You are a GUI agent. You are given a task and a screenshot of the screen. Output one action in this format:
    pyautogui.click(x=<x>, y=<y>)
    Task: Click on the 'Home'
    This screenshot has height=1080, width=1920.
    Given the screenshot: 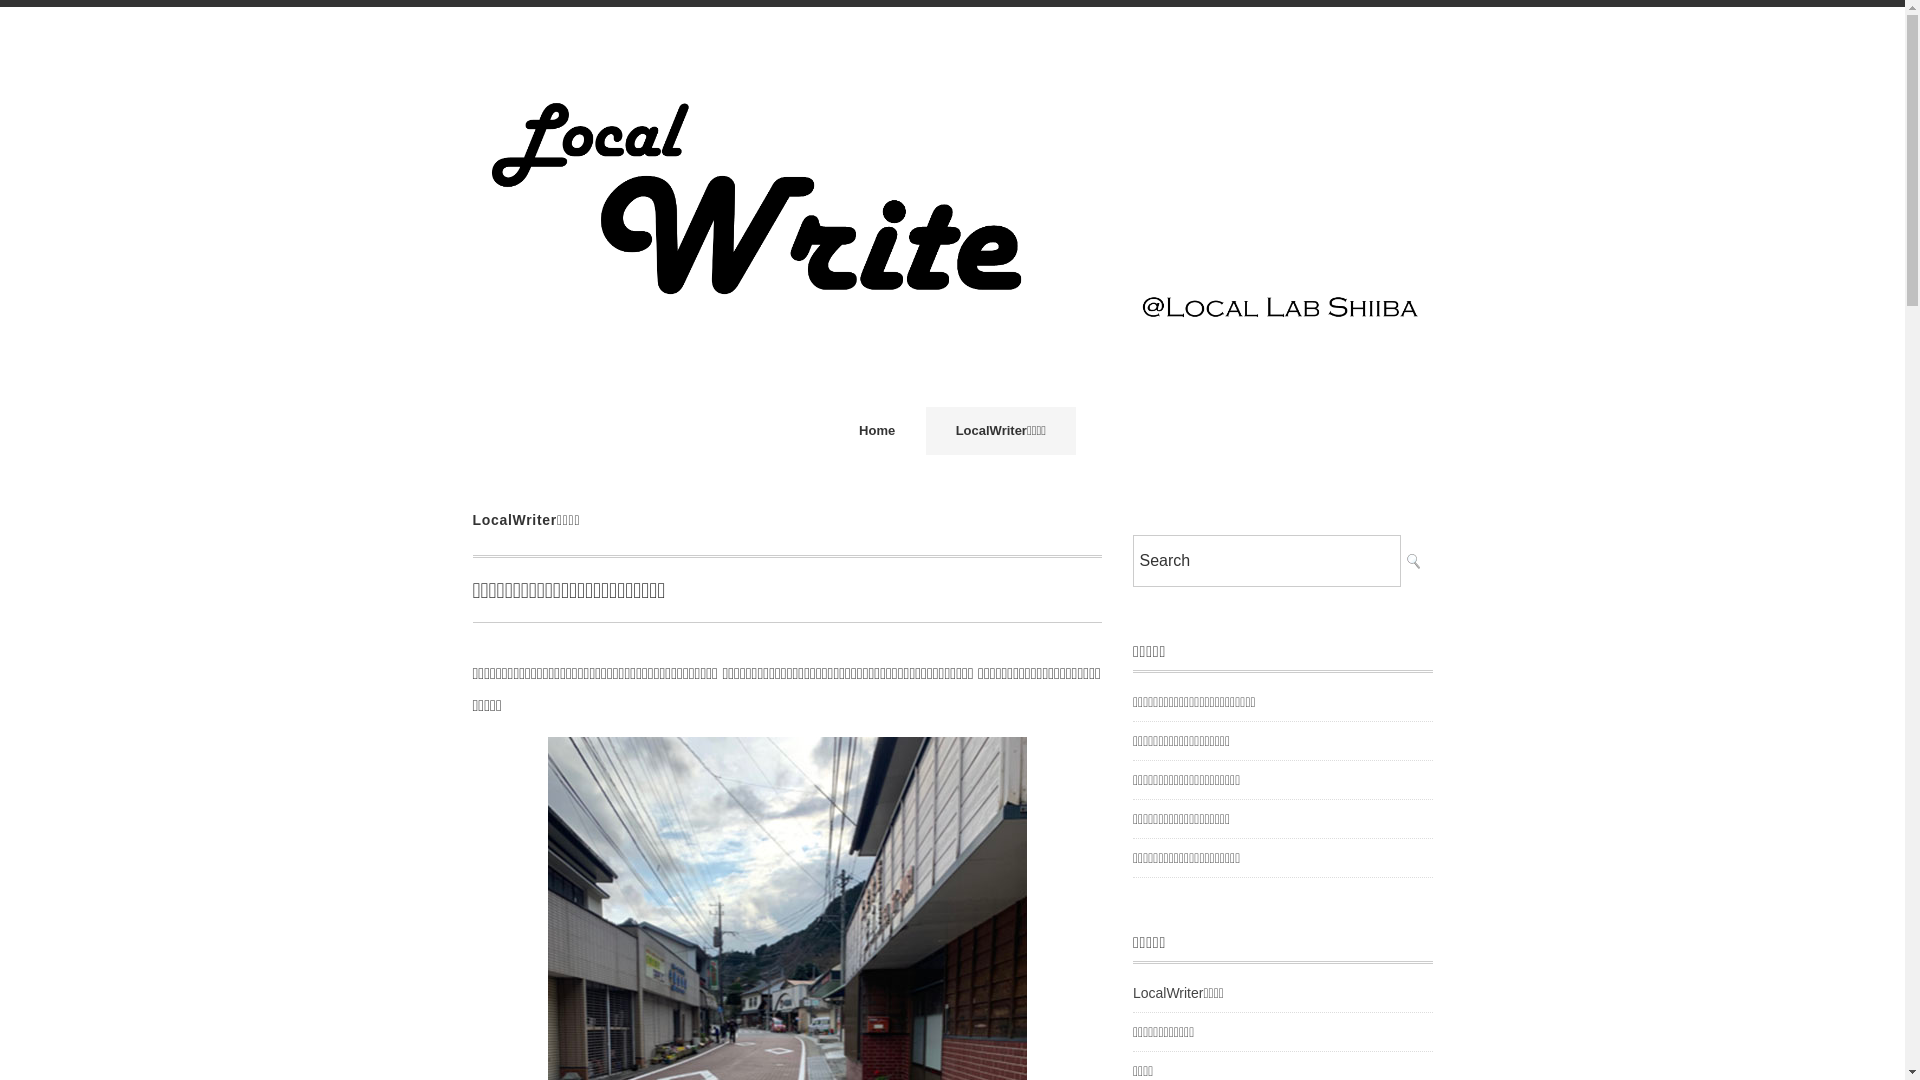 What is the action you would take?
    pyautogui.click(x=877, y=430)
    